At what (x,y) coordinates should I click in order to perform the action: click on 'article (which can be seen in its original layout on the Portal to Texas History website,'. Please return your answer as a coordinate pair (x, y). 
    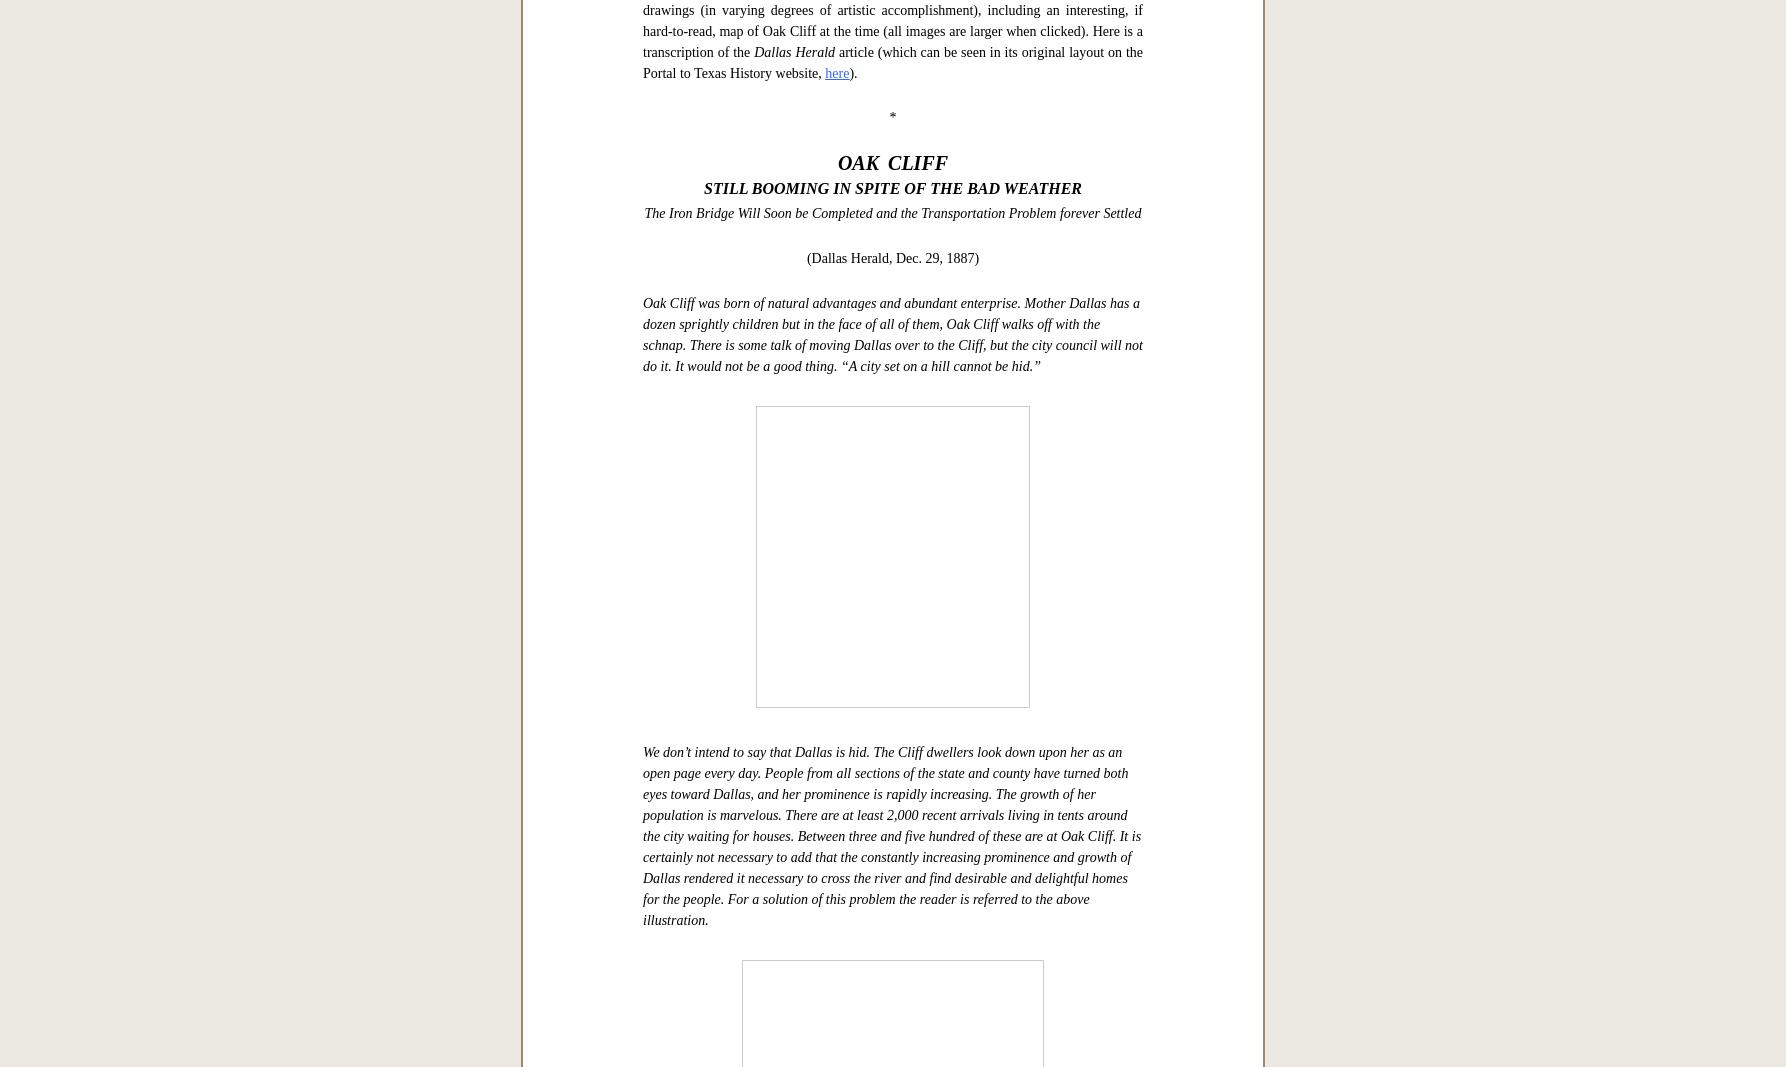
    Looking at the image, I should click on (893, 690).